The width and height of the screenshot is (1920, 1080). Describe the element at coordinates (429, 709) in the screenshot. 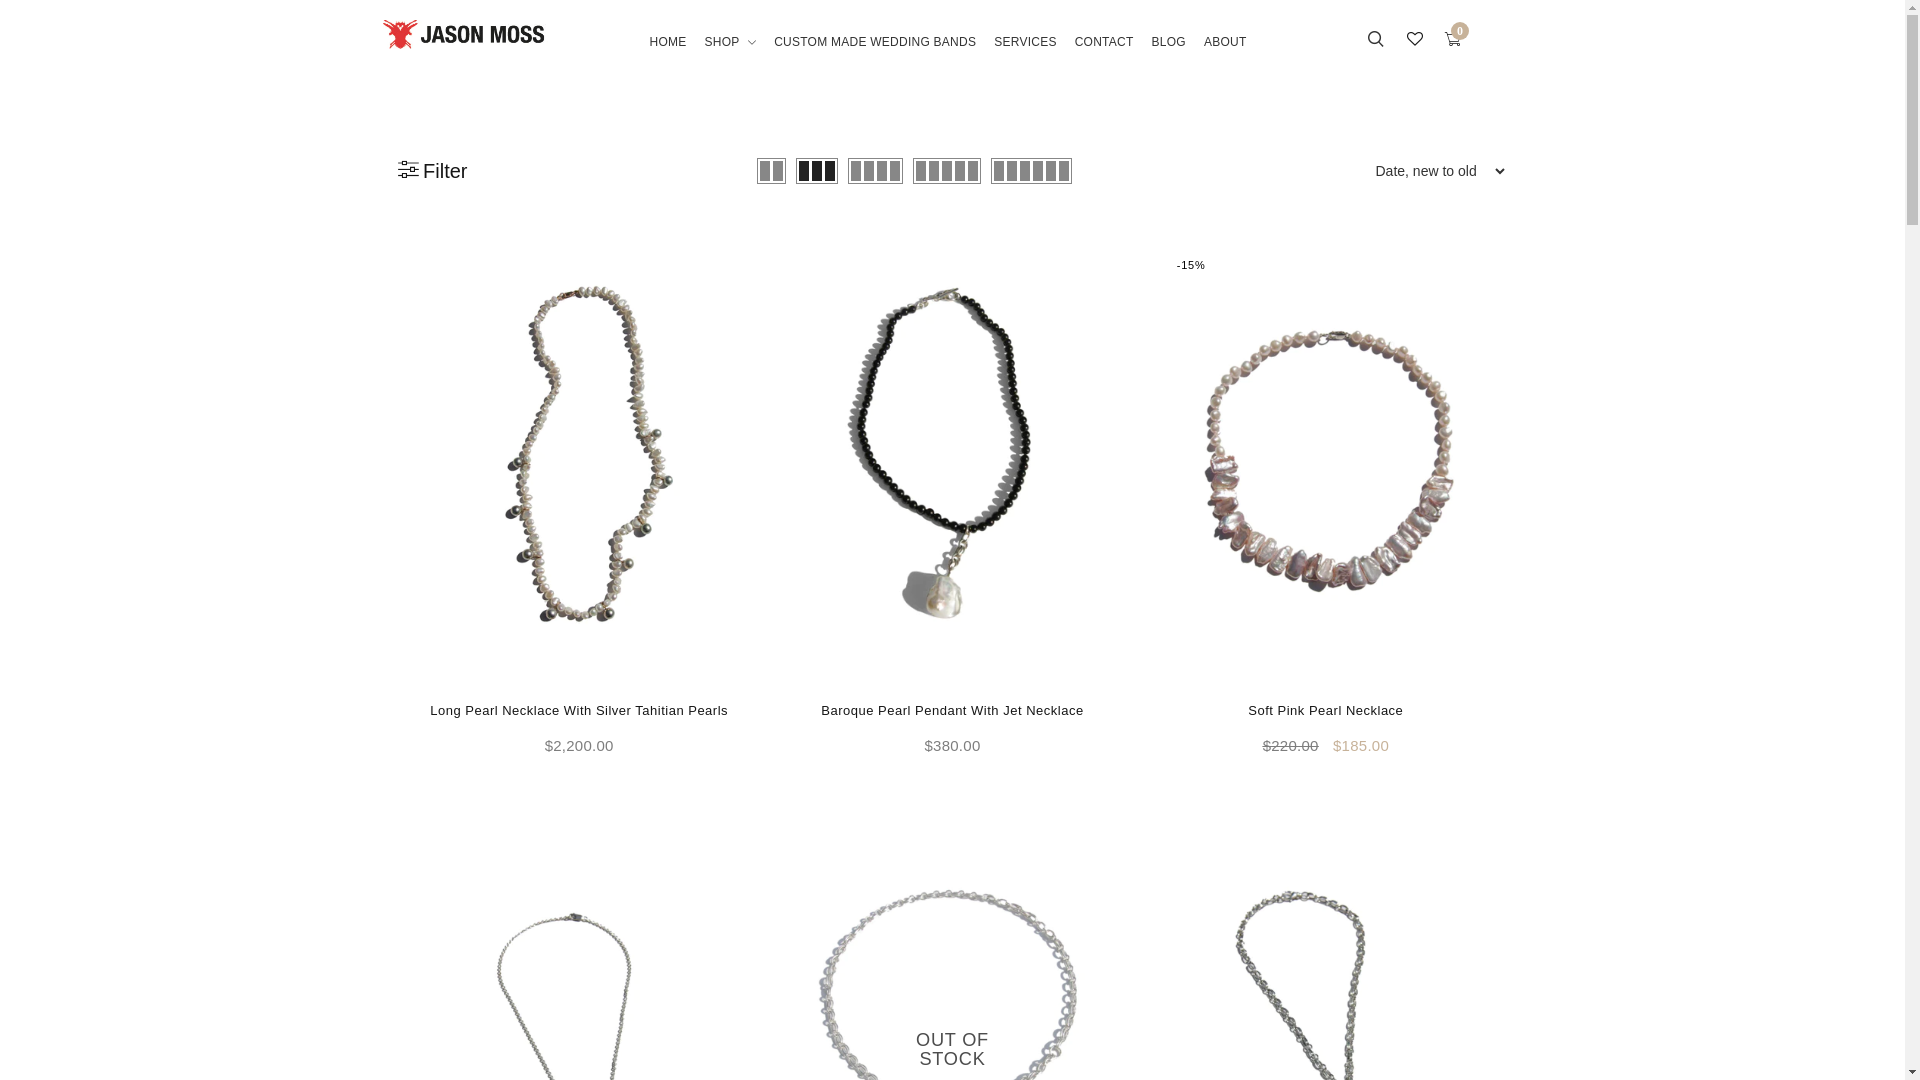

I see `'Long Pearl Necklace With Silver Tahitian Pearls'` at that location.